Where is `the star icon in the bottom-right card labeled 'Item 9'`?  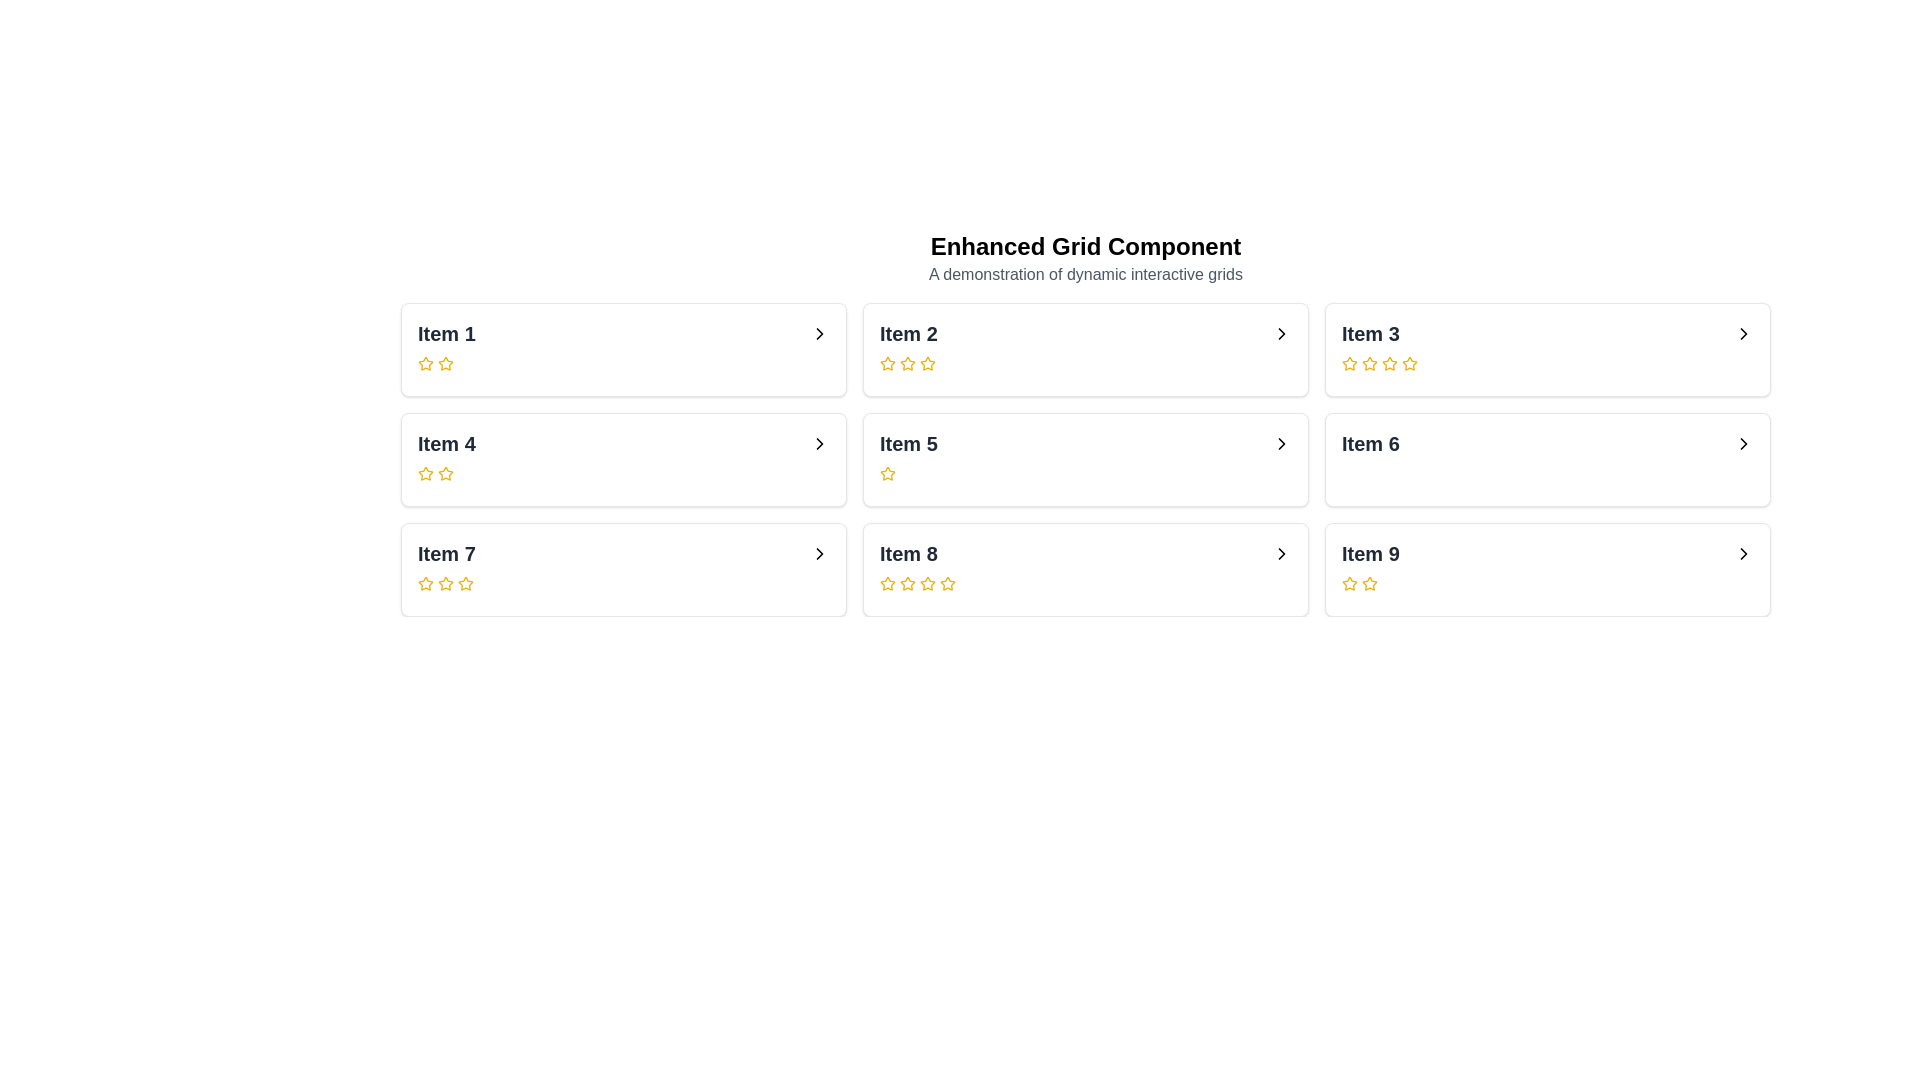 the star icon in the bottom-right card labeled 'Item 9' is located at coordinates (1367, 582).